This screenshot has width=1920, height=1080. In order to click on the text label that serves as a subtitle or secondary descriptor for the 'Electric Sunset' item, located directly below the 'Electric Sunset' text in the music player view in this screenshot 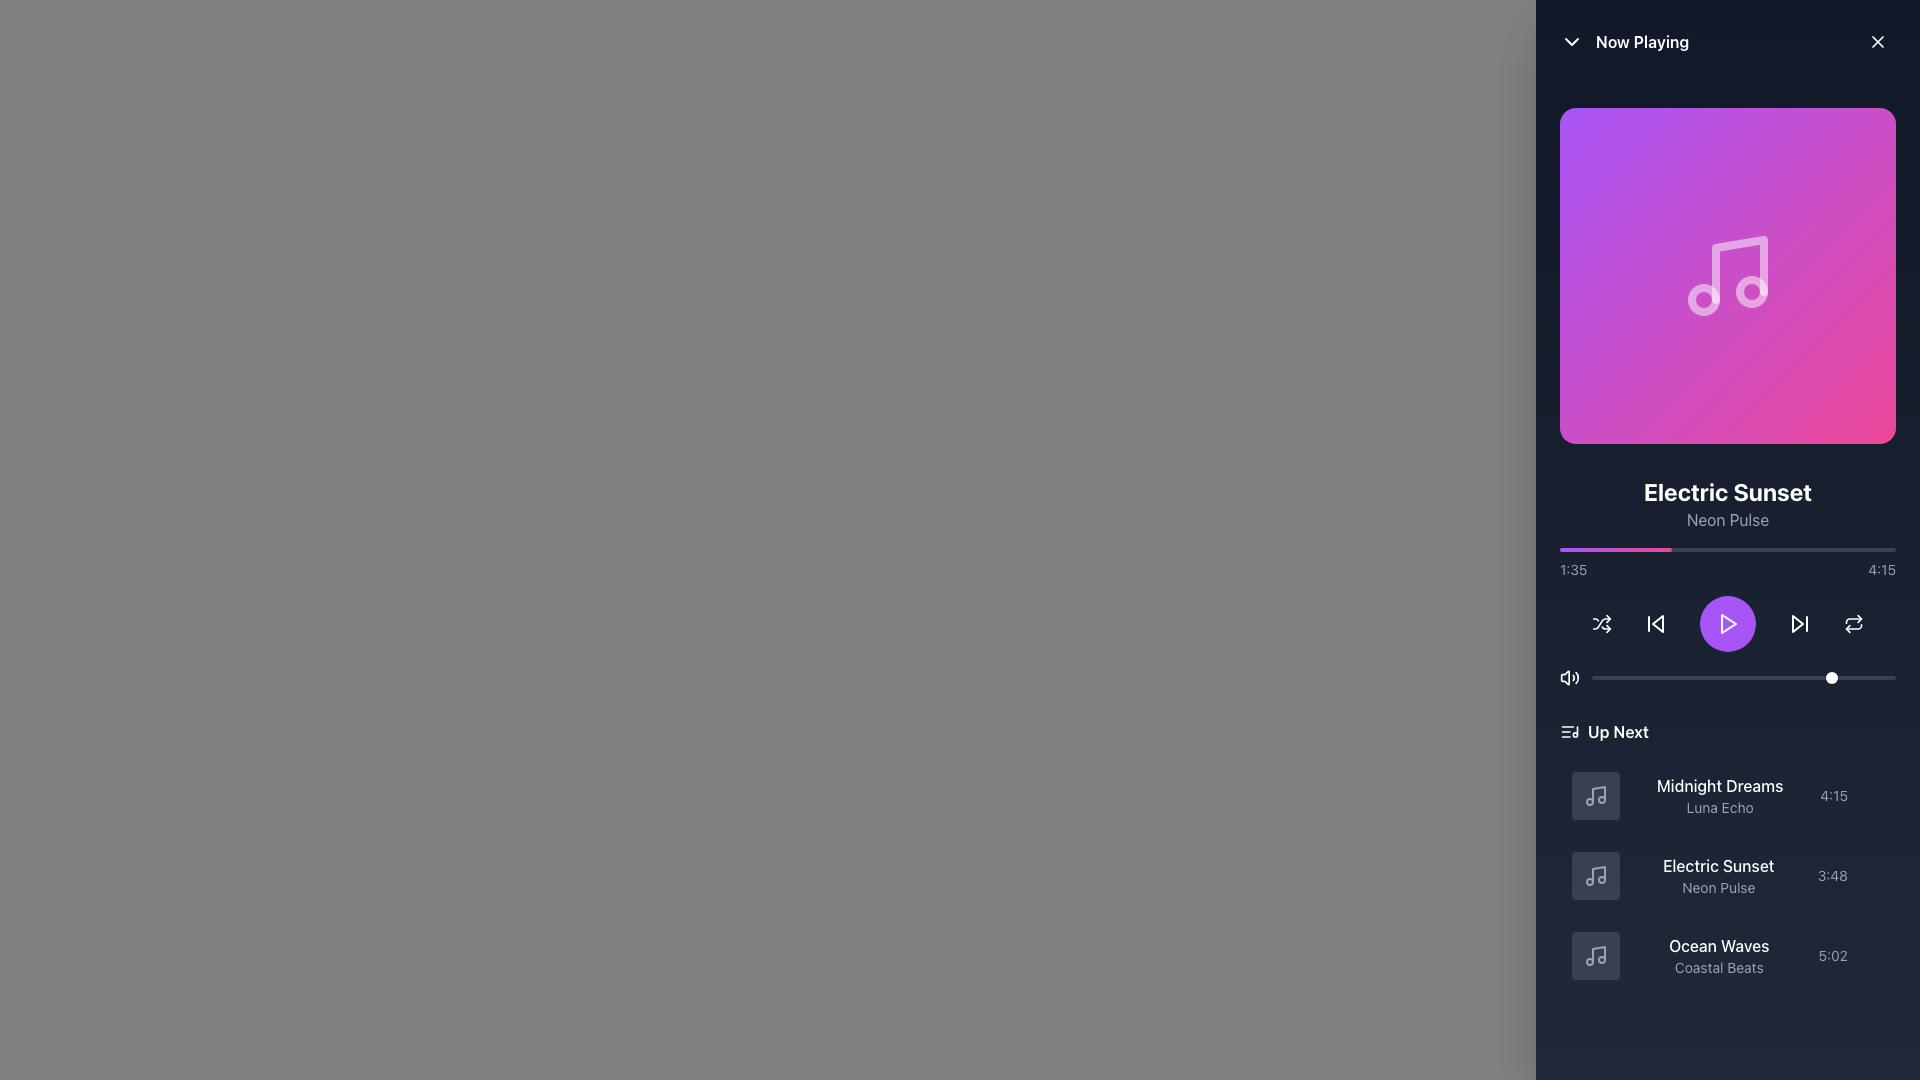, I will do `click(1727, 519)`.